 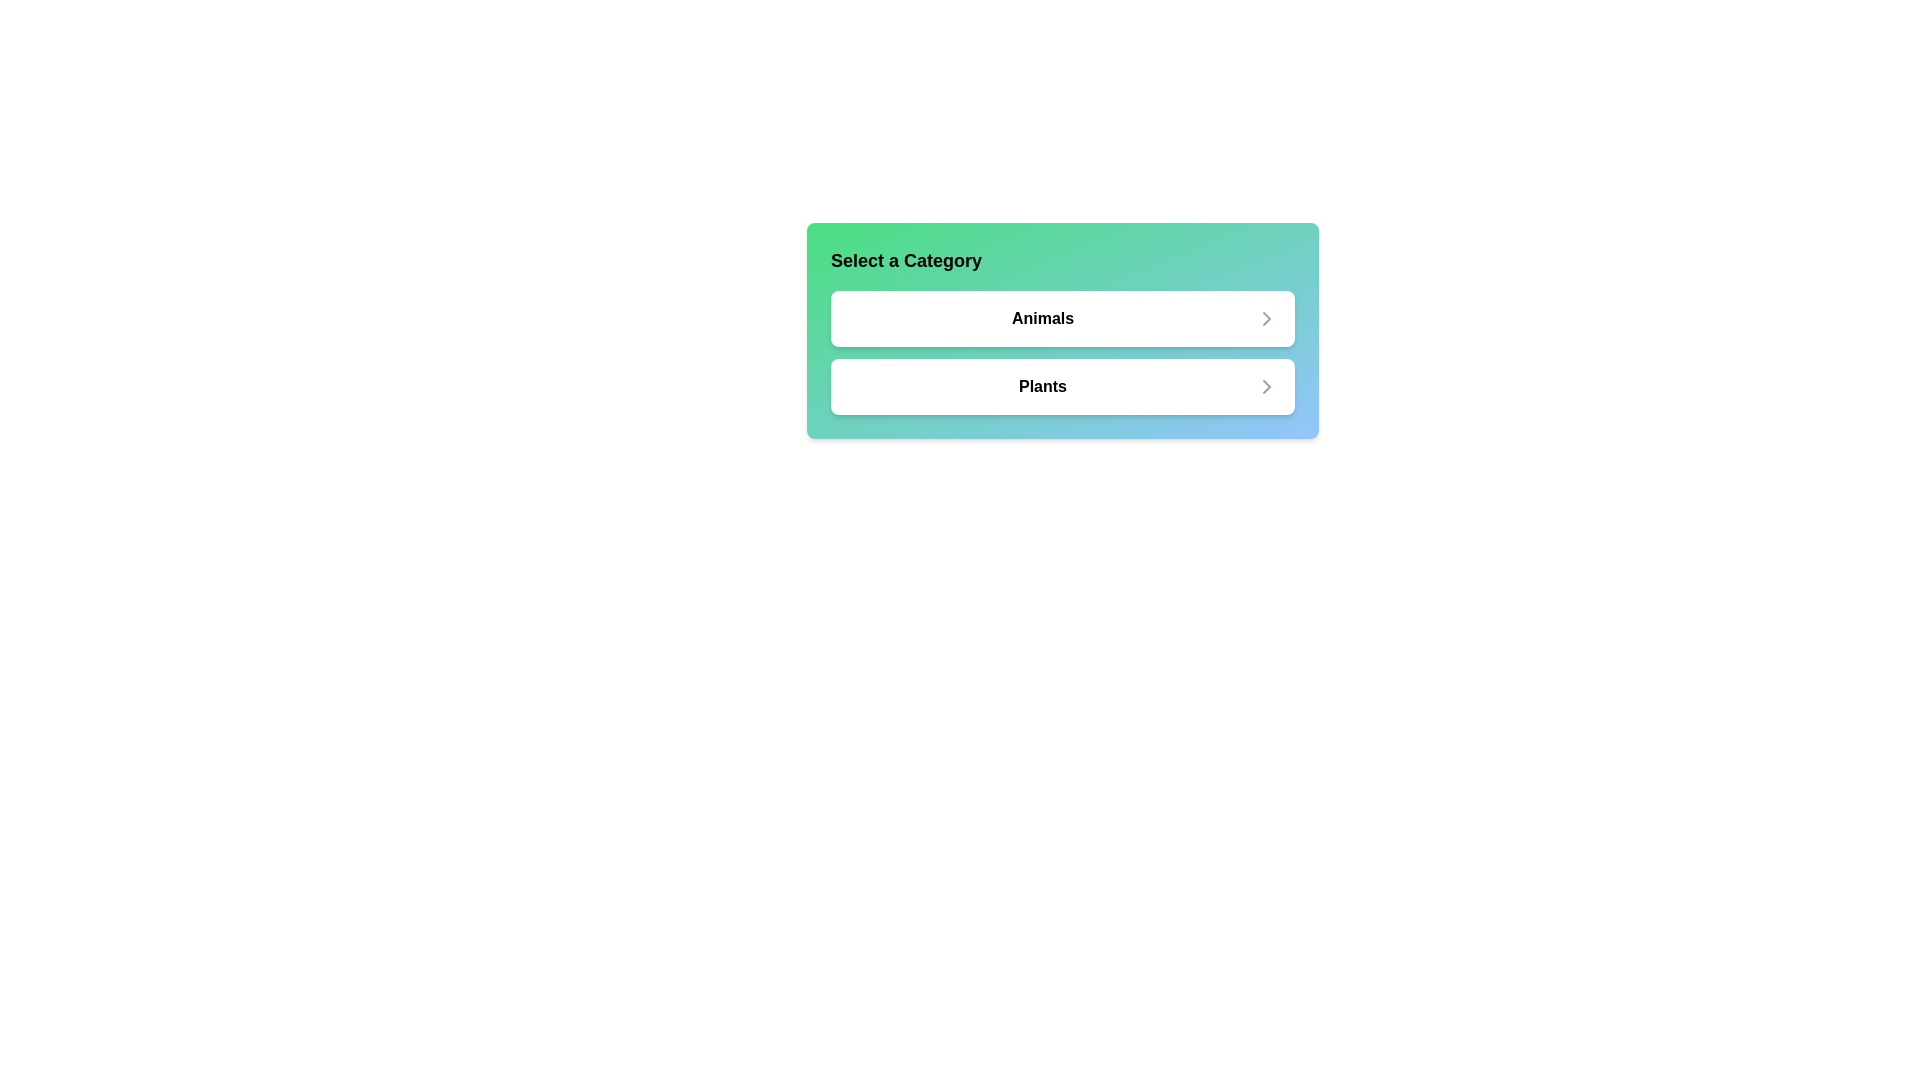 I want to click on the arrow icon, so click(x=1266, y=318).